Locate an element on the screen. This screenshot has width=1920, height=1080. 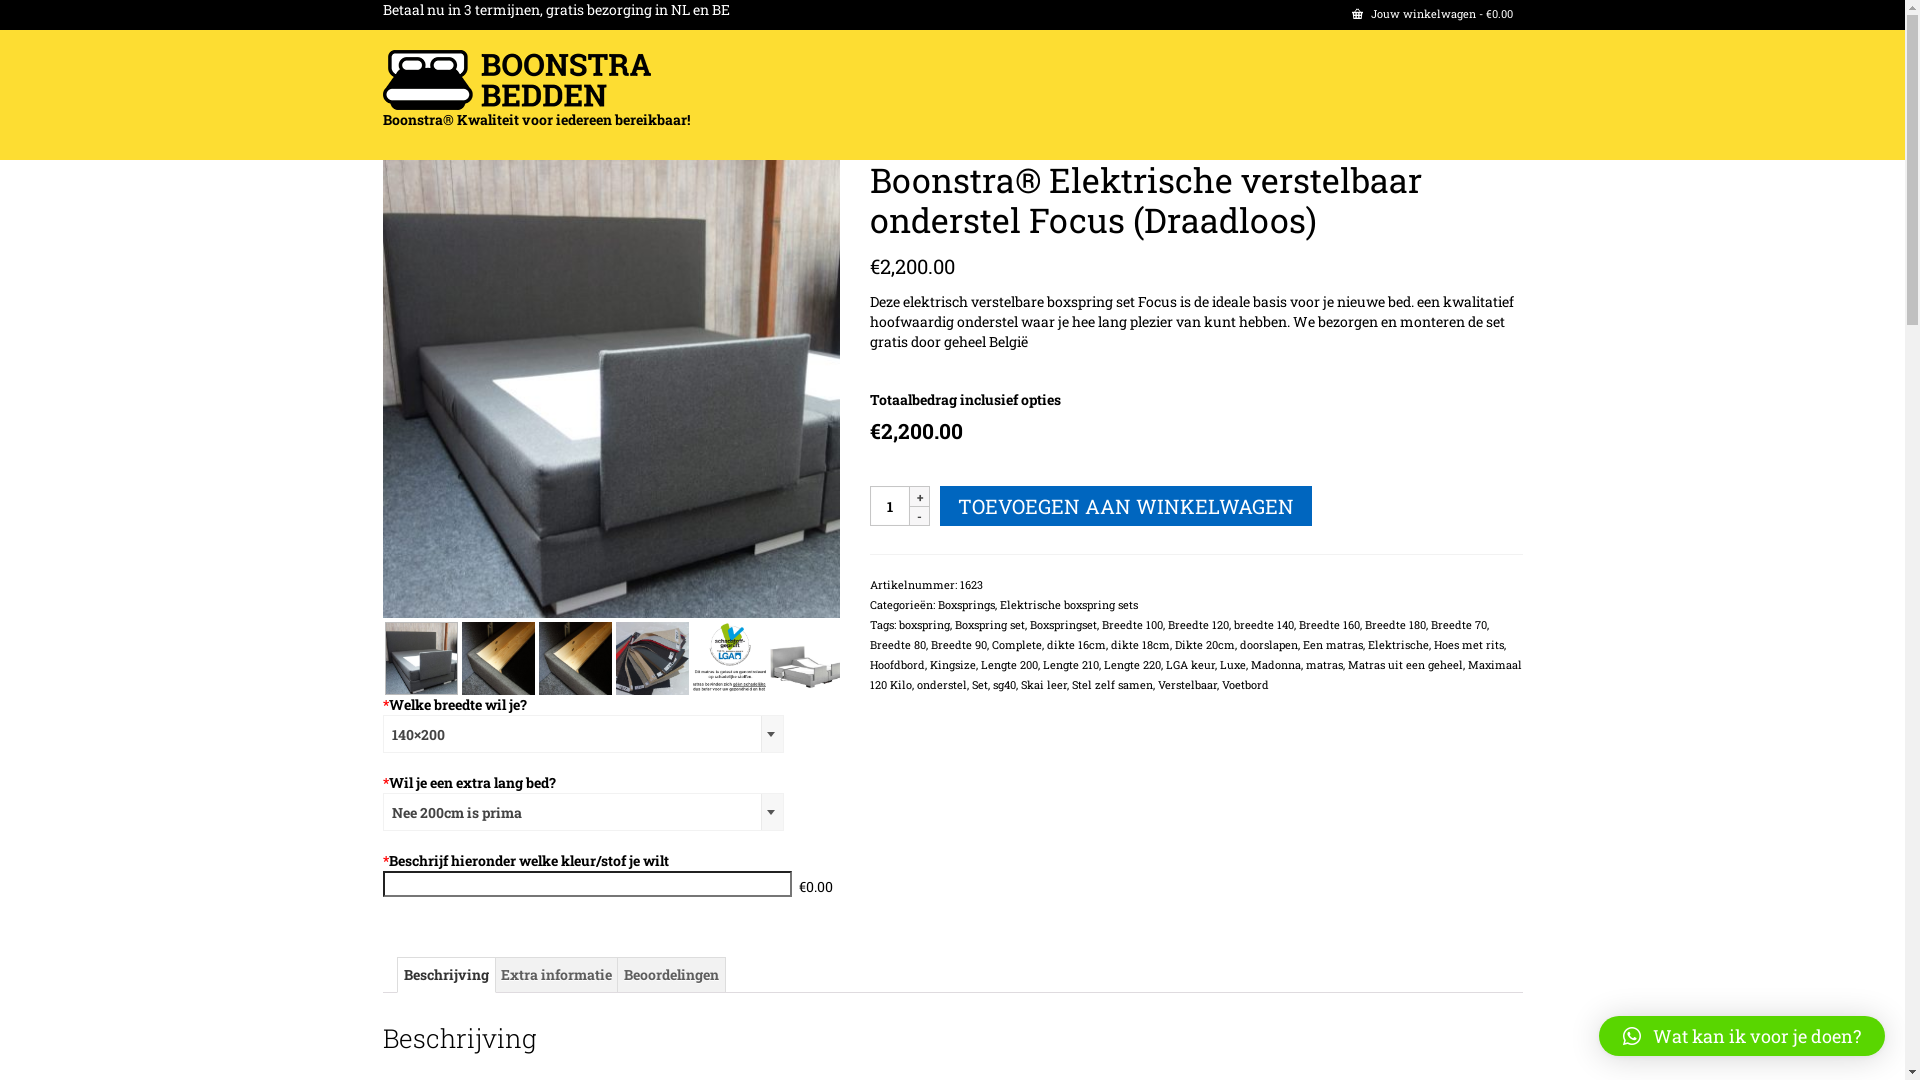
'sg40' is located at coordinates (1004, 683).